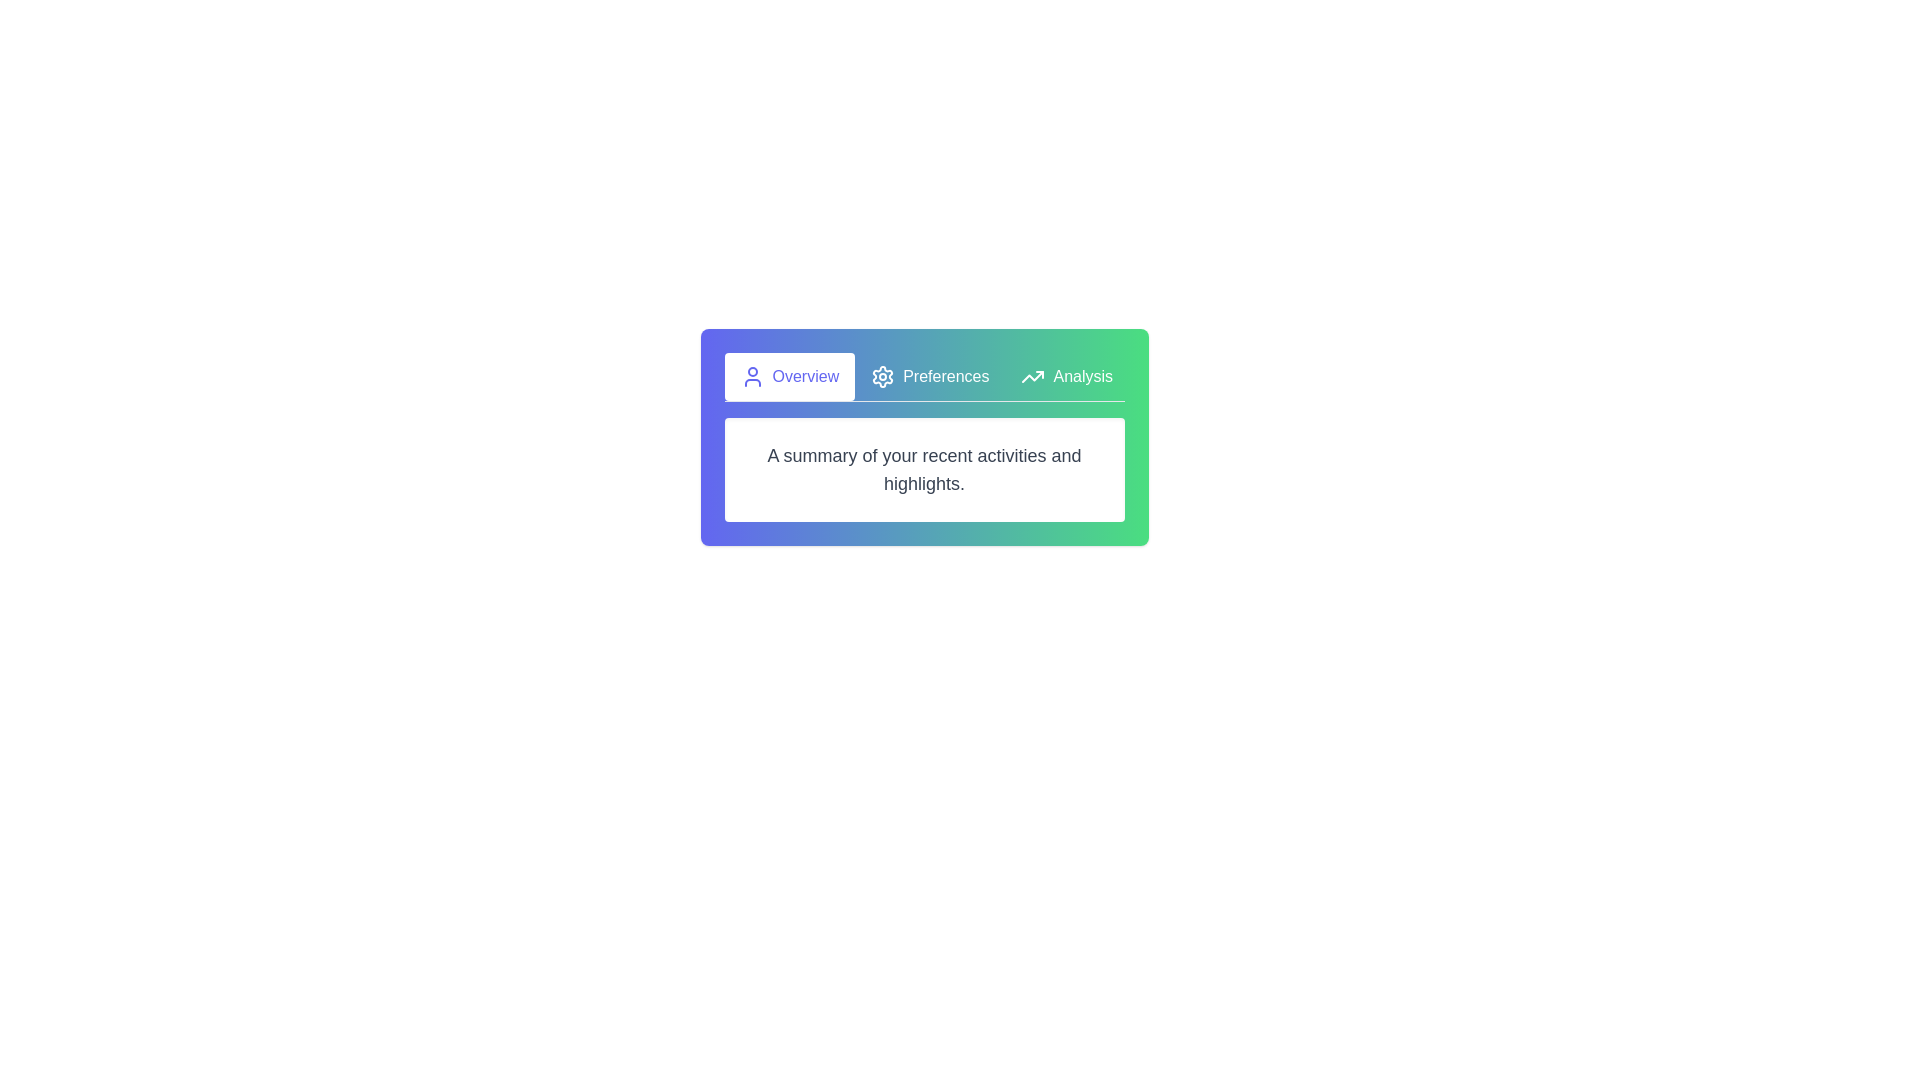 This screenshot has width=1920, height=1080. What do you see at coordinates (929, 377) in the screenshot?
I see `the tab labeled Preferences` at bounding box center [929, 377].